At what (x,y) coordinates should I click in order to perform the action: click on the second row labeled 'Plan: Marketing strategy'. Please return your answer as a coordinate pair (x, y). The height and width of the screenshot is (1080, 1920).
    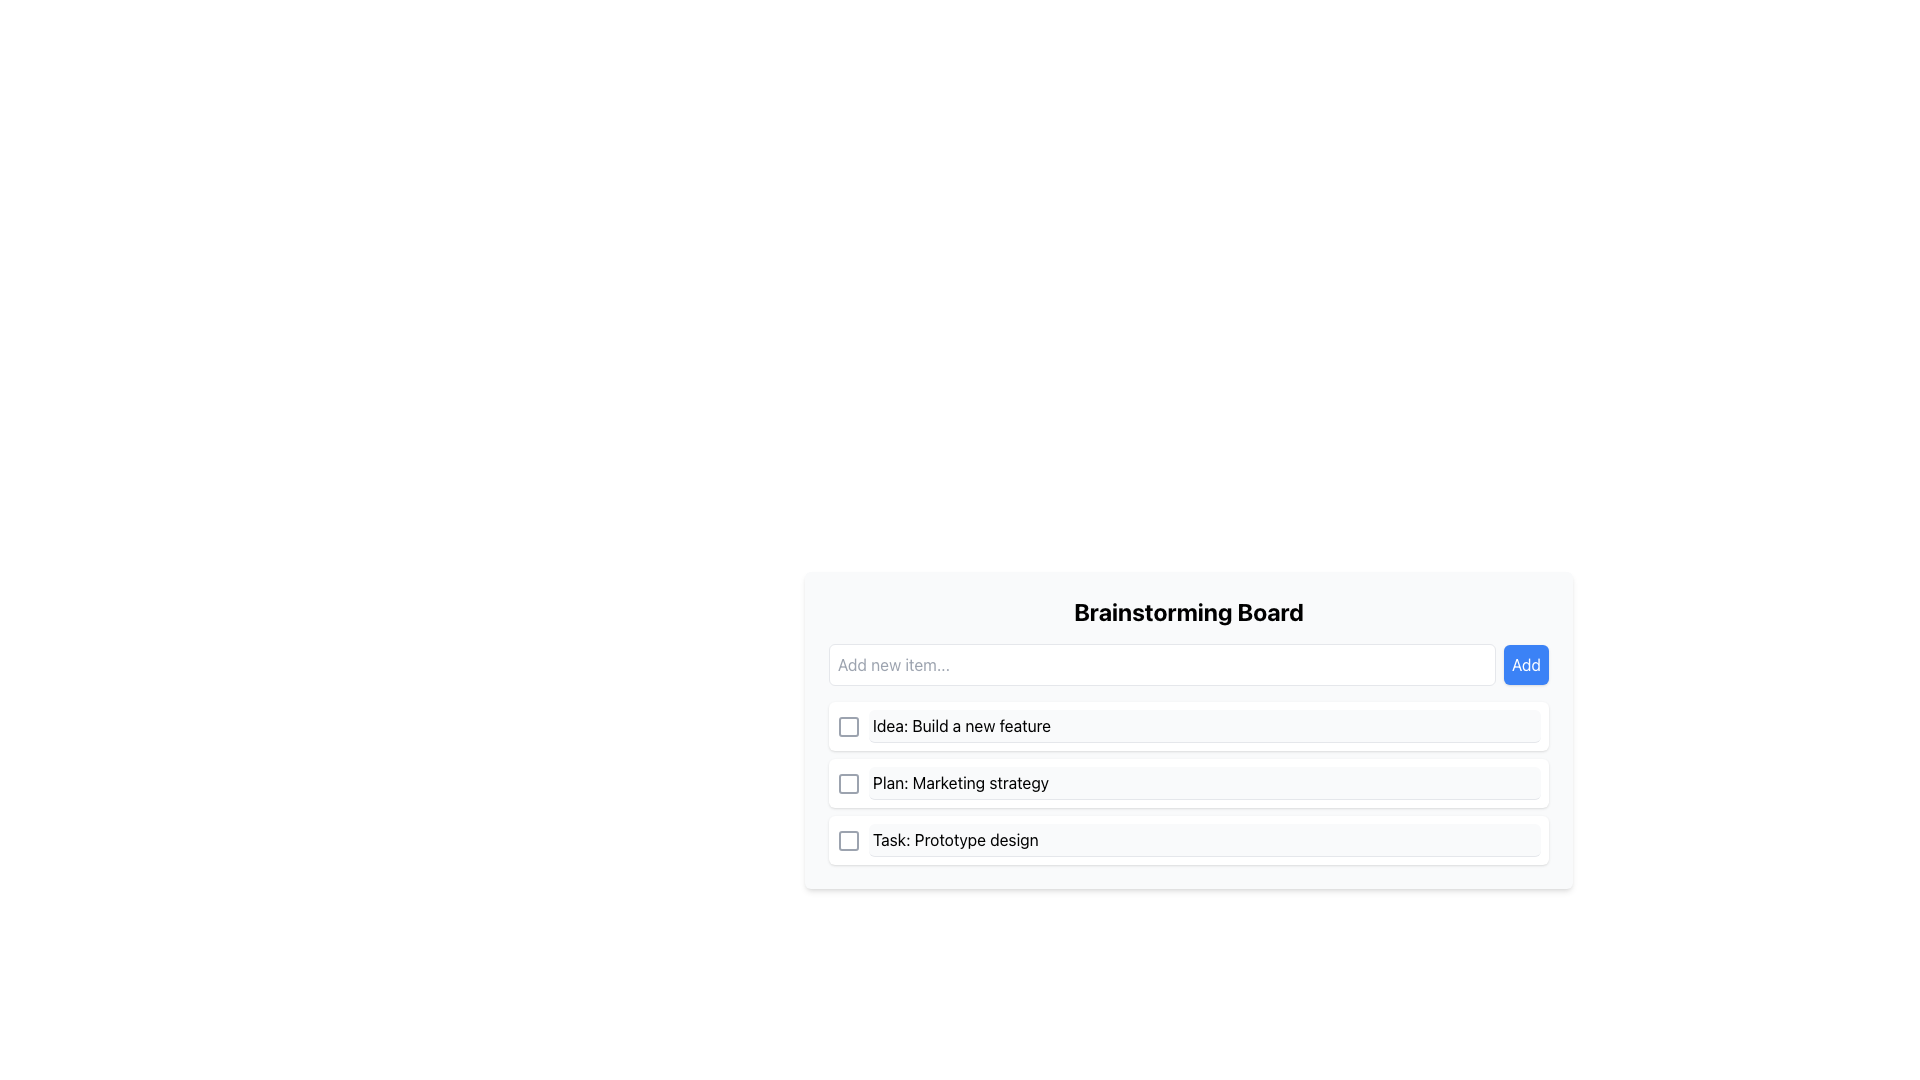
    Looking at the image, I should click on (1189, 782).